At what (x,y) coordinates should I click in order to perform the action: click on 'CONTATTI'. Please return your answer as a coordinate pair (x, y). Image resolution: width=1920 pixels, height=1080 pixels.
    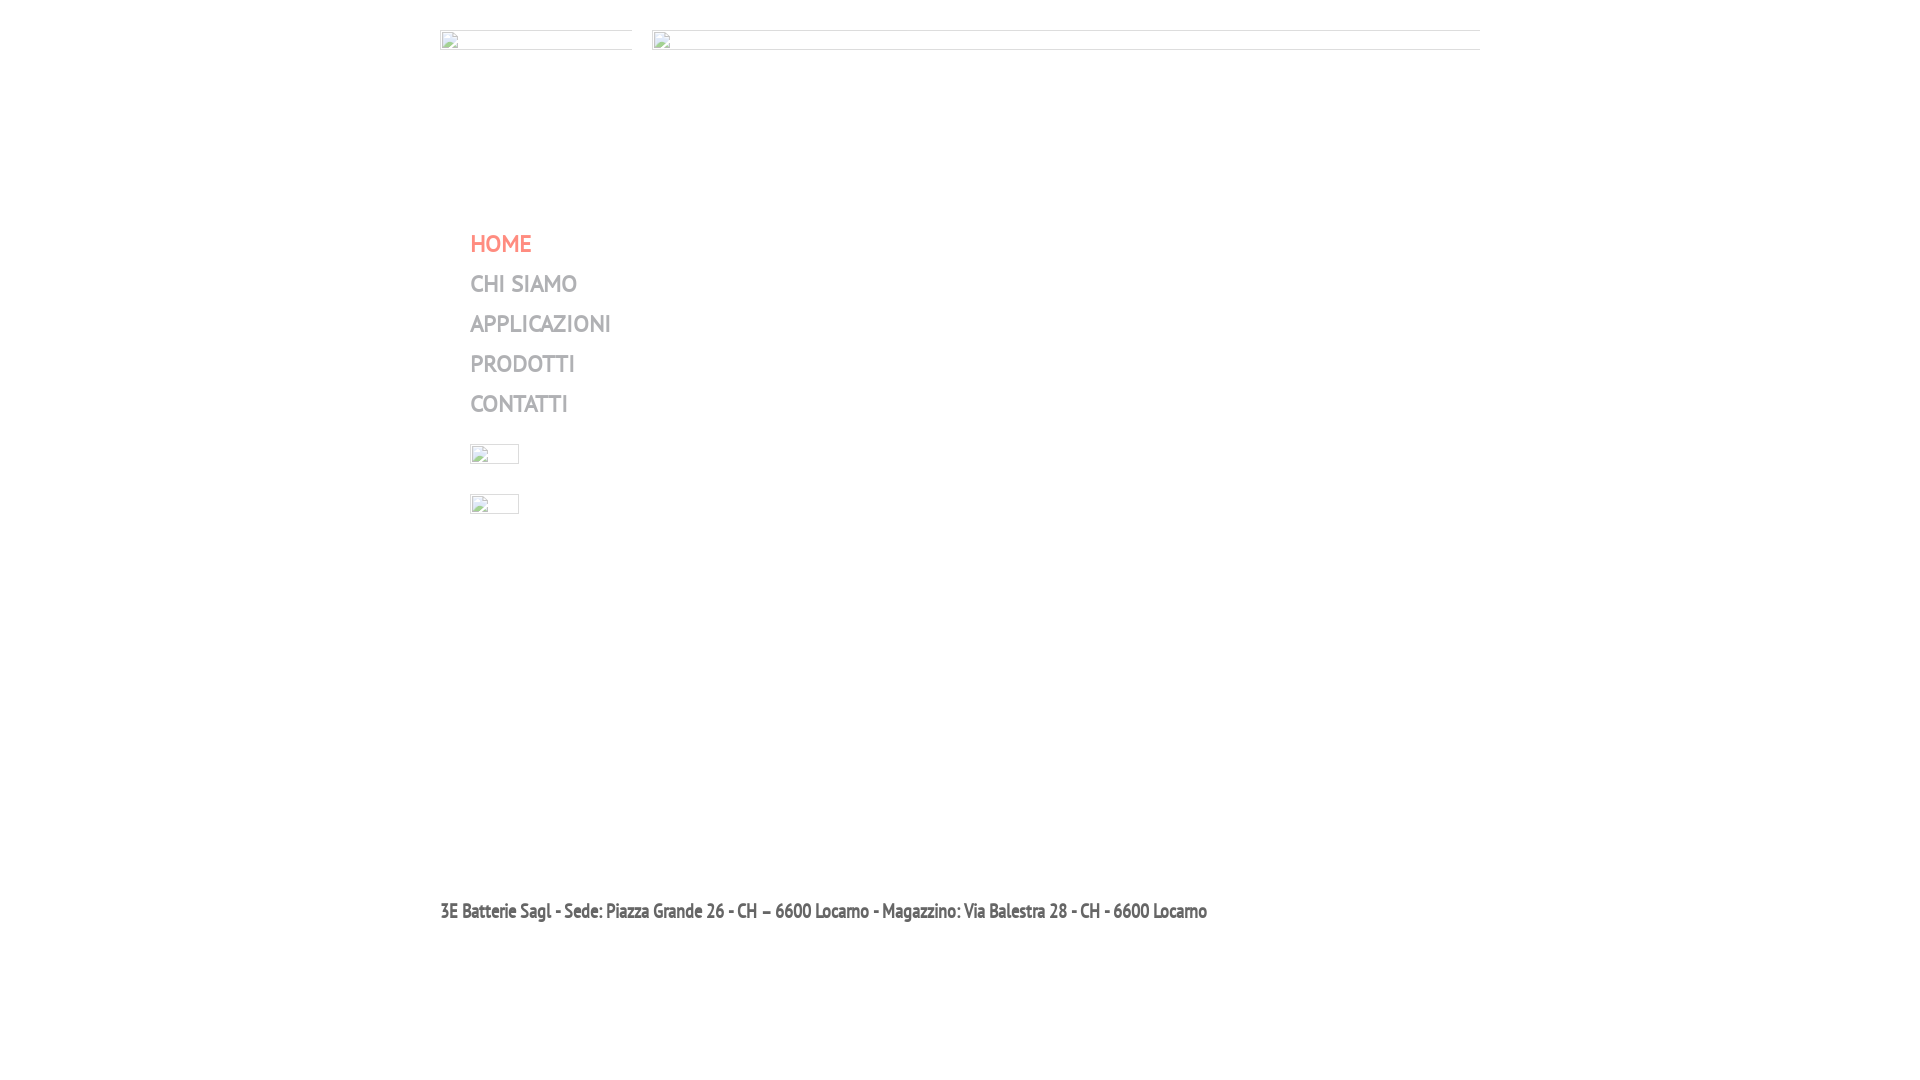
    Looking at the image, I should click on (518, 403).